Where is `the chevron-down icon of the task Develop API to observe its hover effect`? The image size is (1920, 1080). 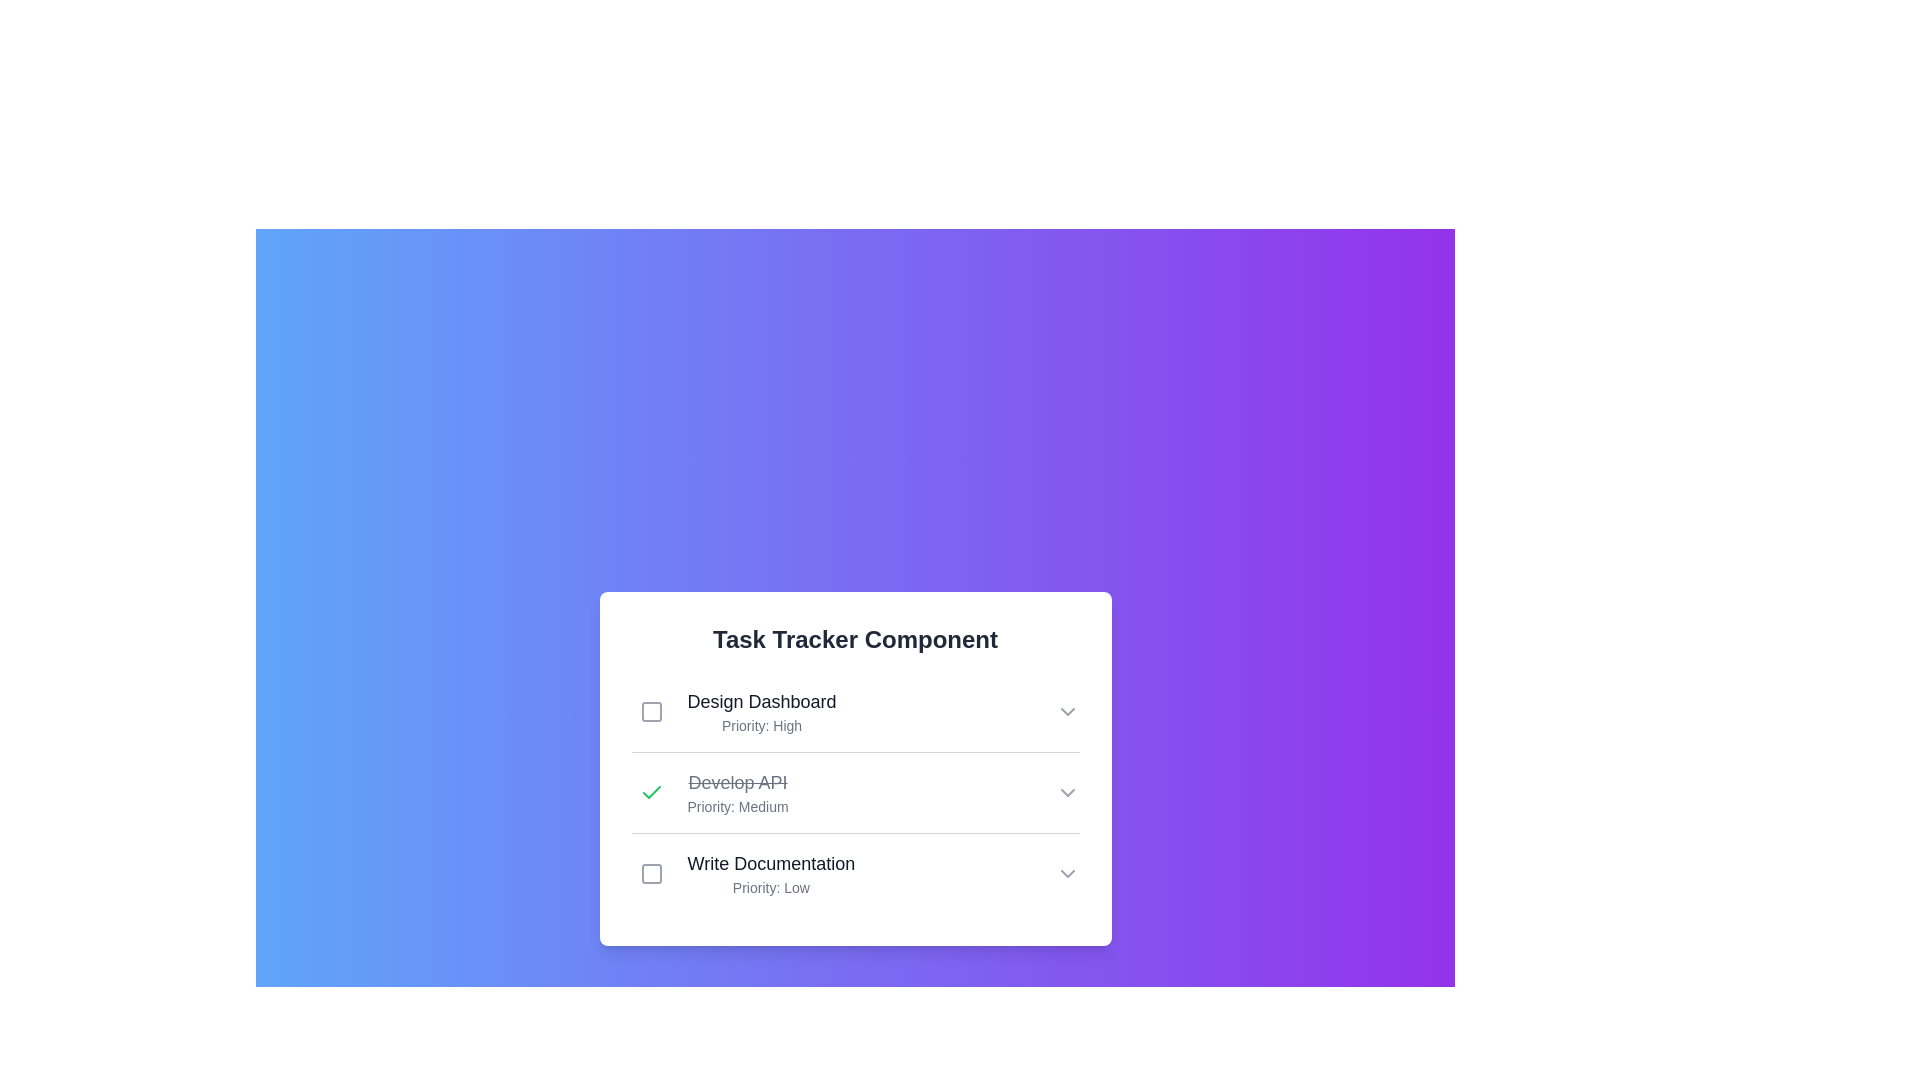 the chevron-down icon of the task Develop API to observe its hover effect is located at coordinates (1066, 792).